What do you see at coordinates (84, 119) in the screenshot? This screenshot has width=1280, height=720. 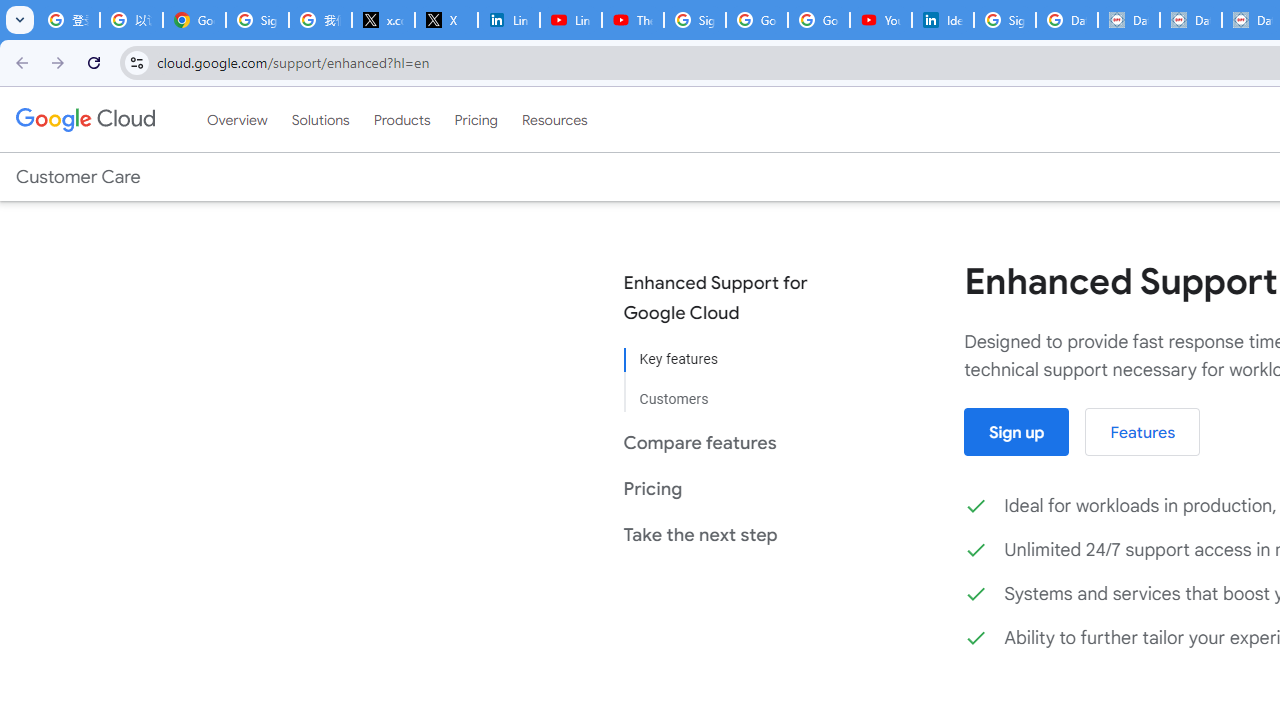 I see `'Google Cloud'` at bounding box center [84, 119].